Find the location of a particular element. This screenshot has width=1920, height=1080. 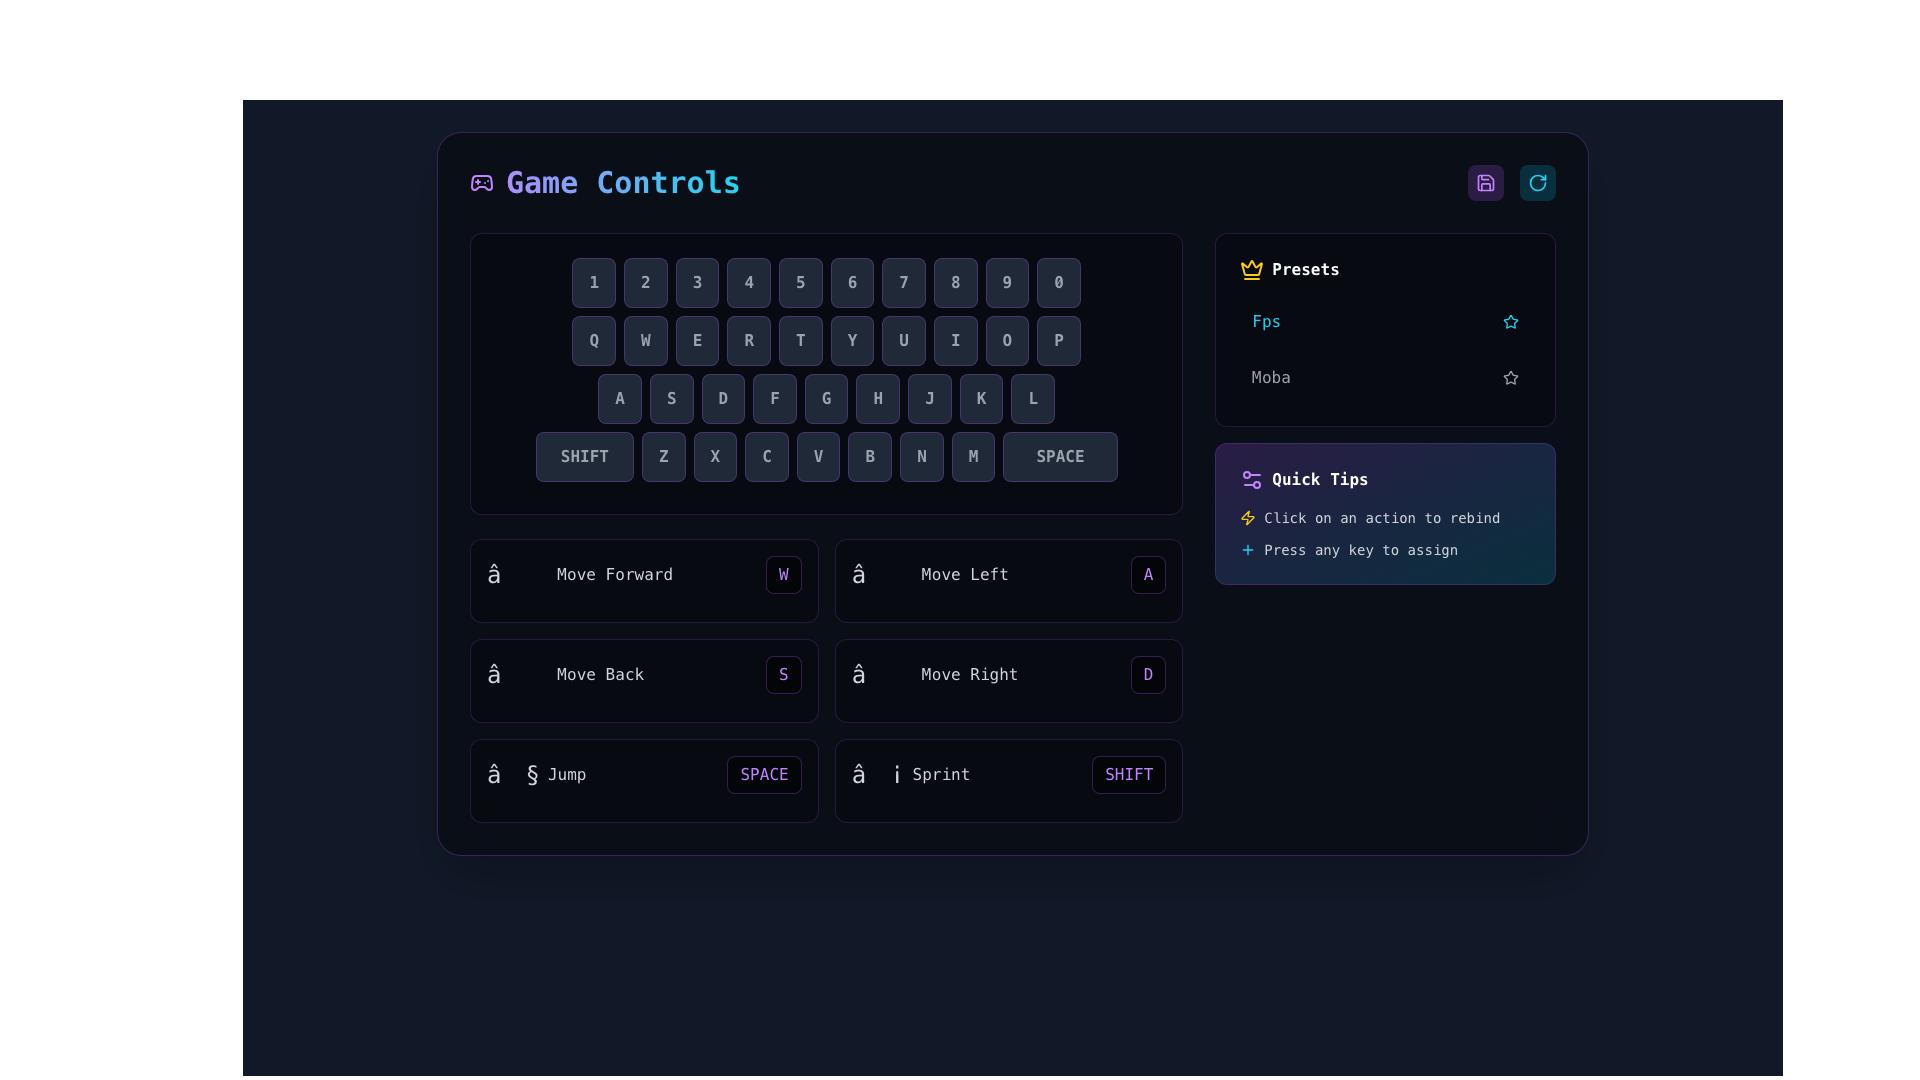

the 'C' button located in the third row of the keyboard in the 'Game Controls' section to simulate pressing the 'C' key is located at coordinates (766, 456).